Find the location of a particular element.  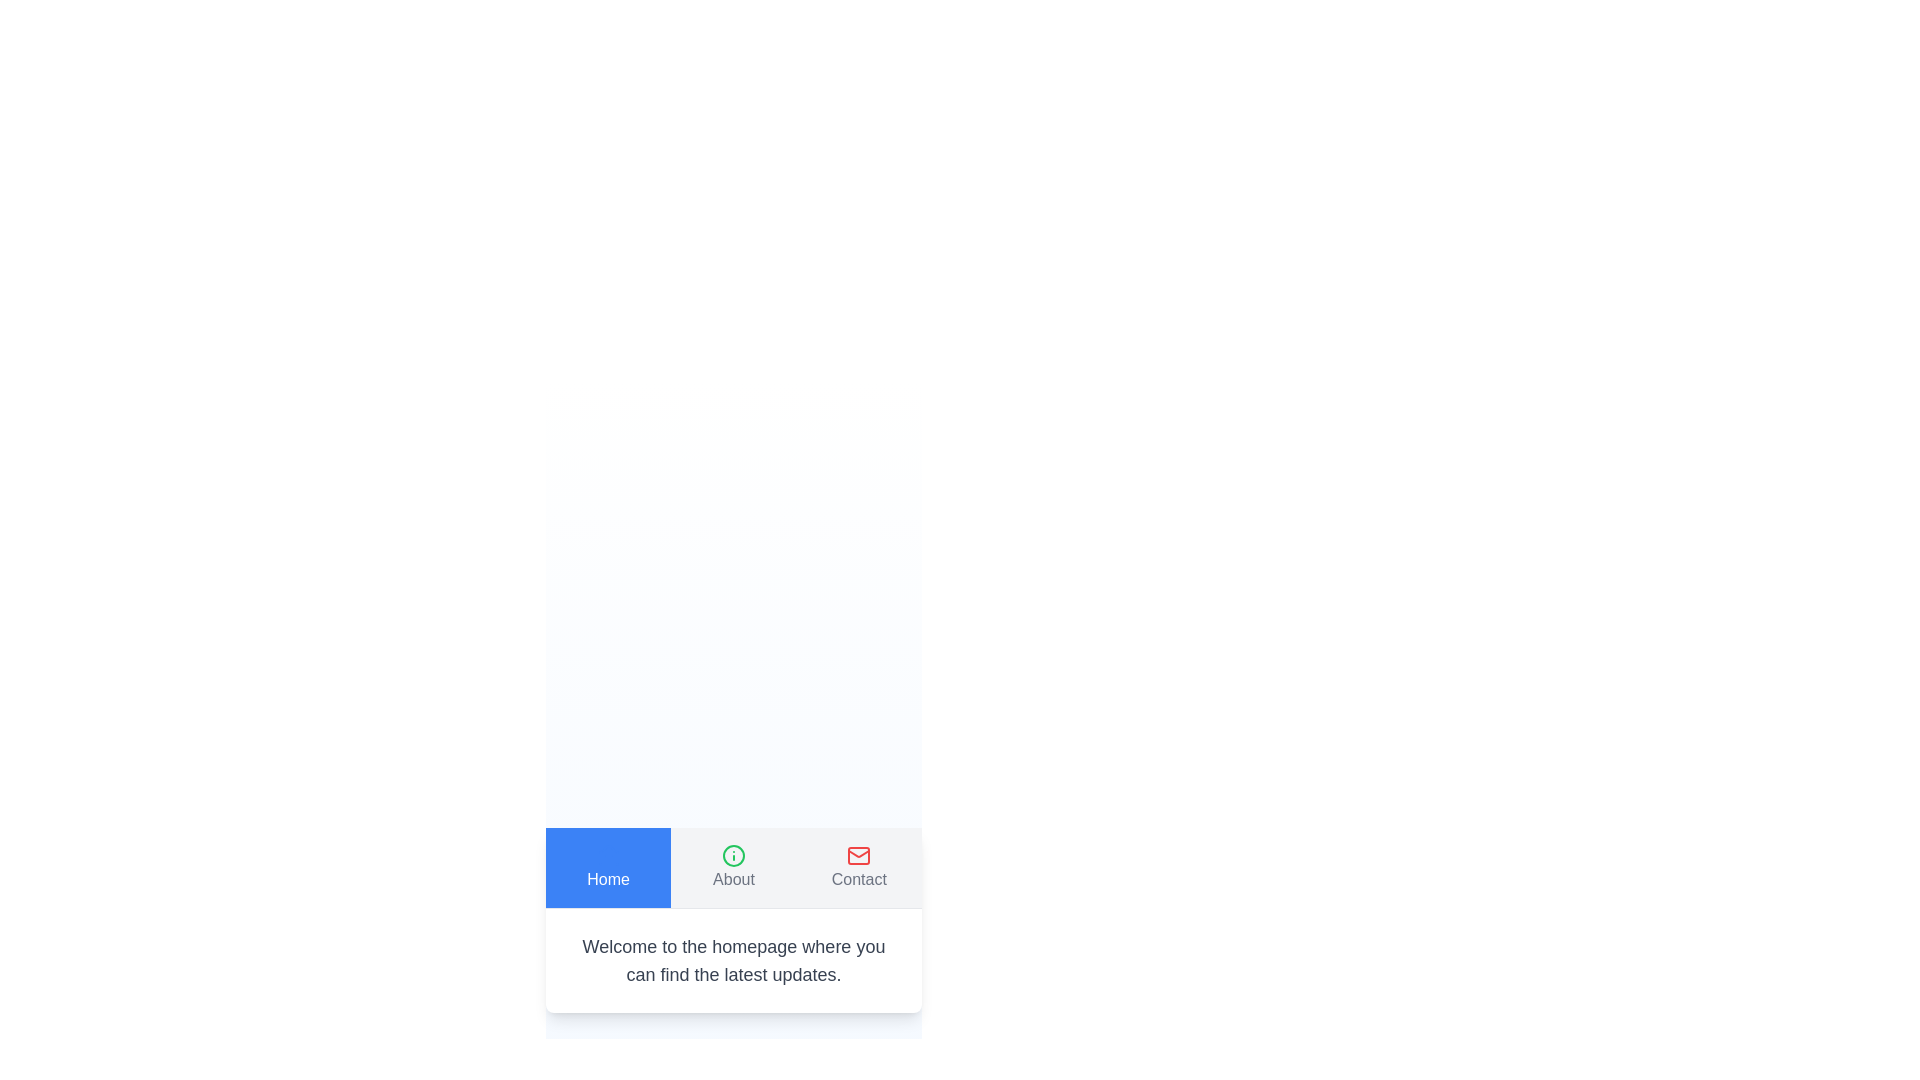

the Contact tab to observe visual feedback is located at coordinates (859, 866).